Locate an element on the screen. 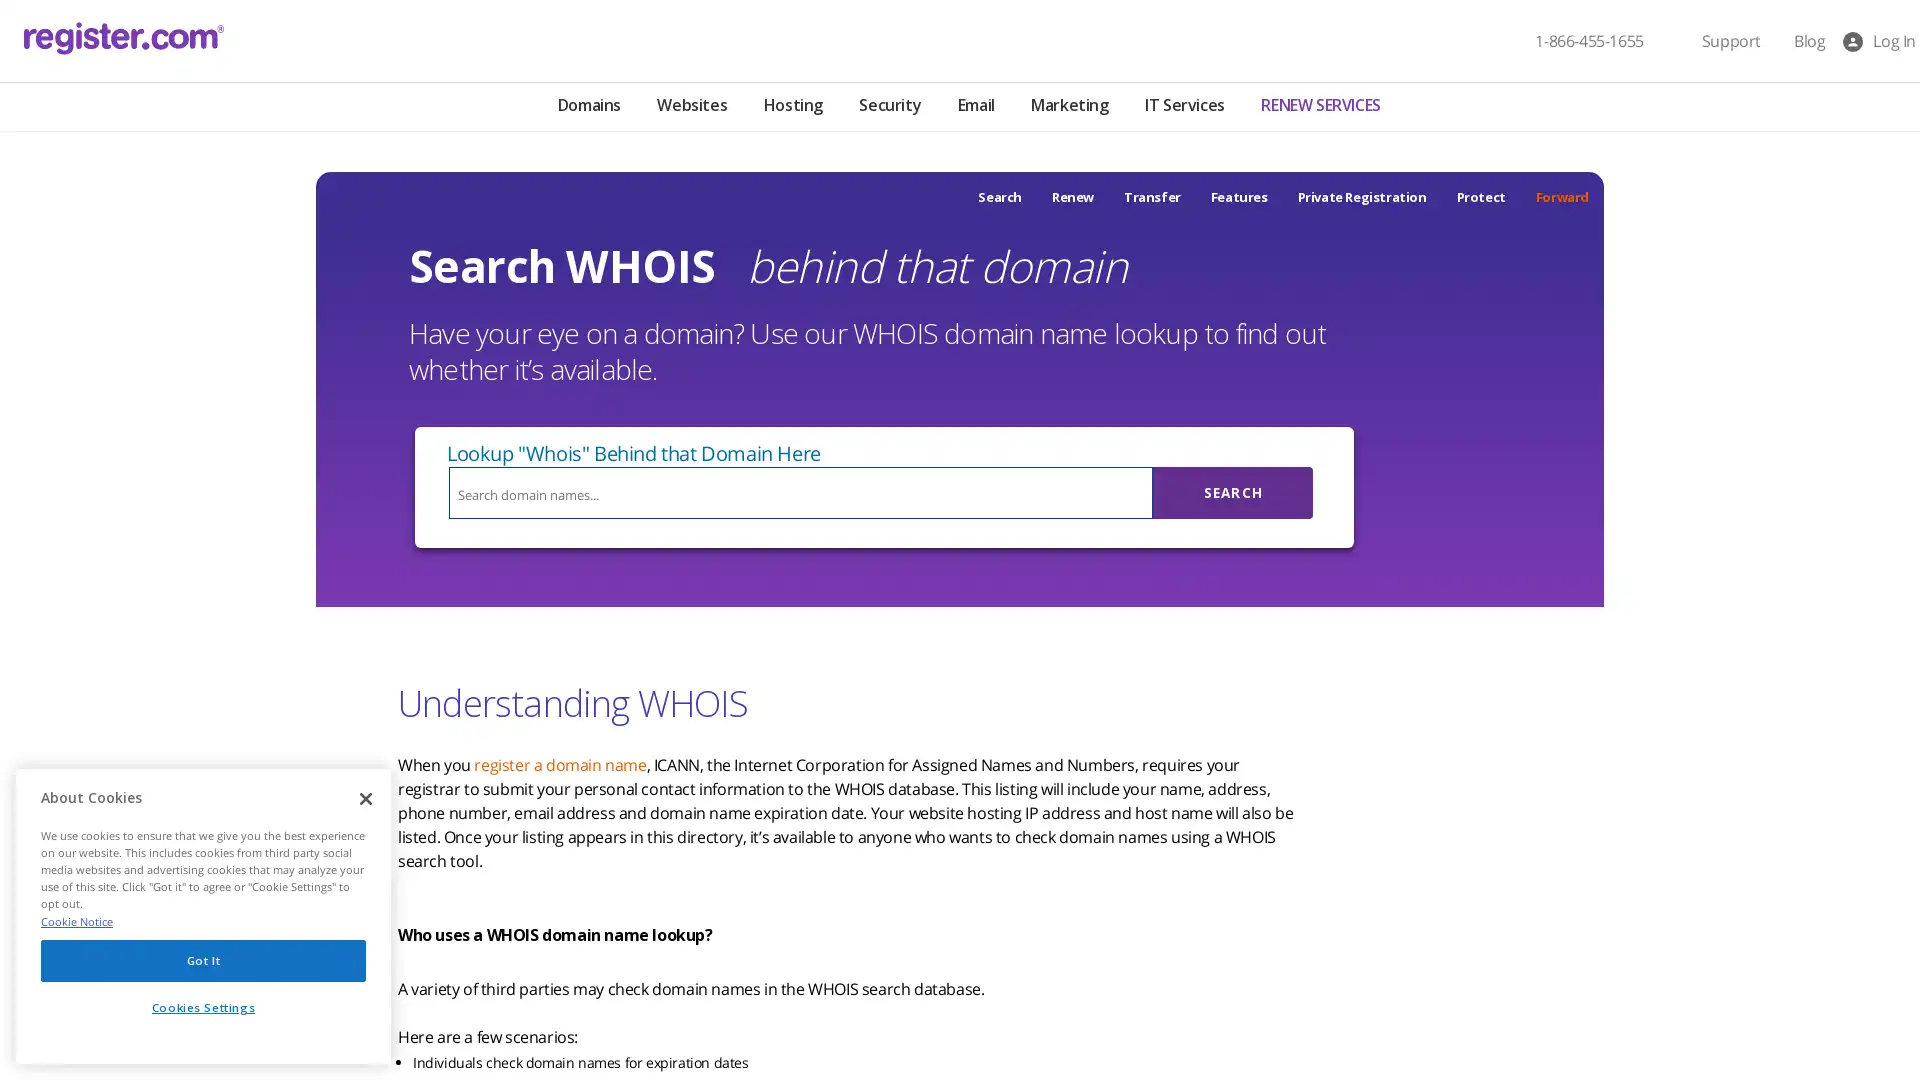 This screenshot has width=1920, height=1080. Got It is located at coordinates (203, 964).